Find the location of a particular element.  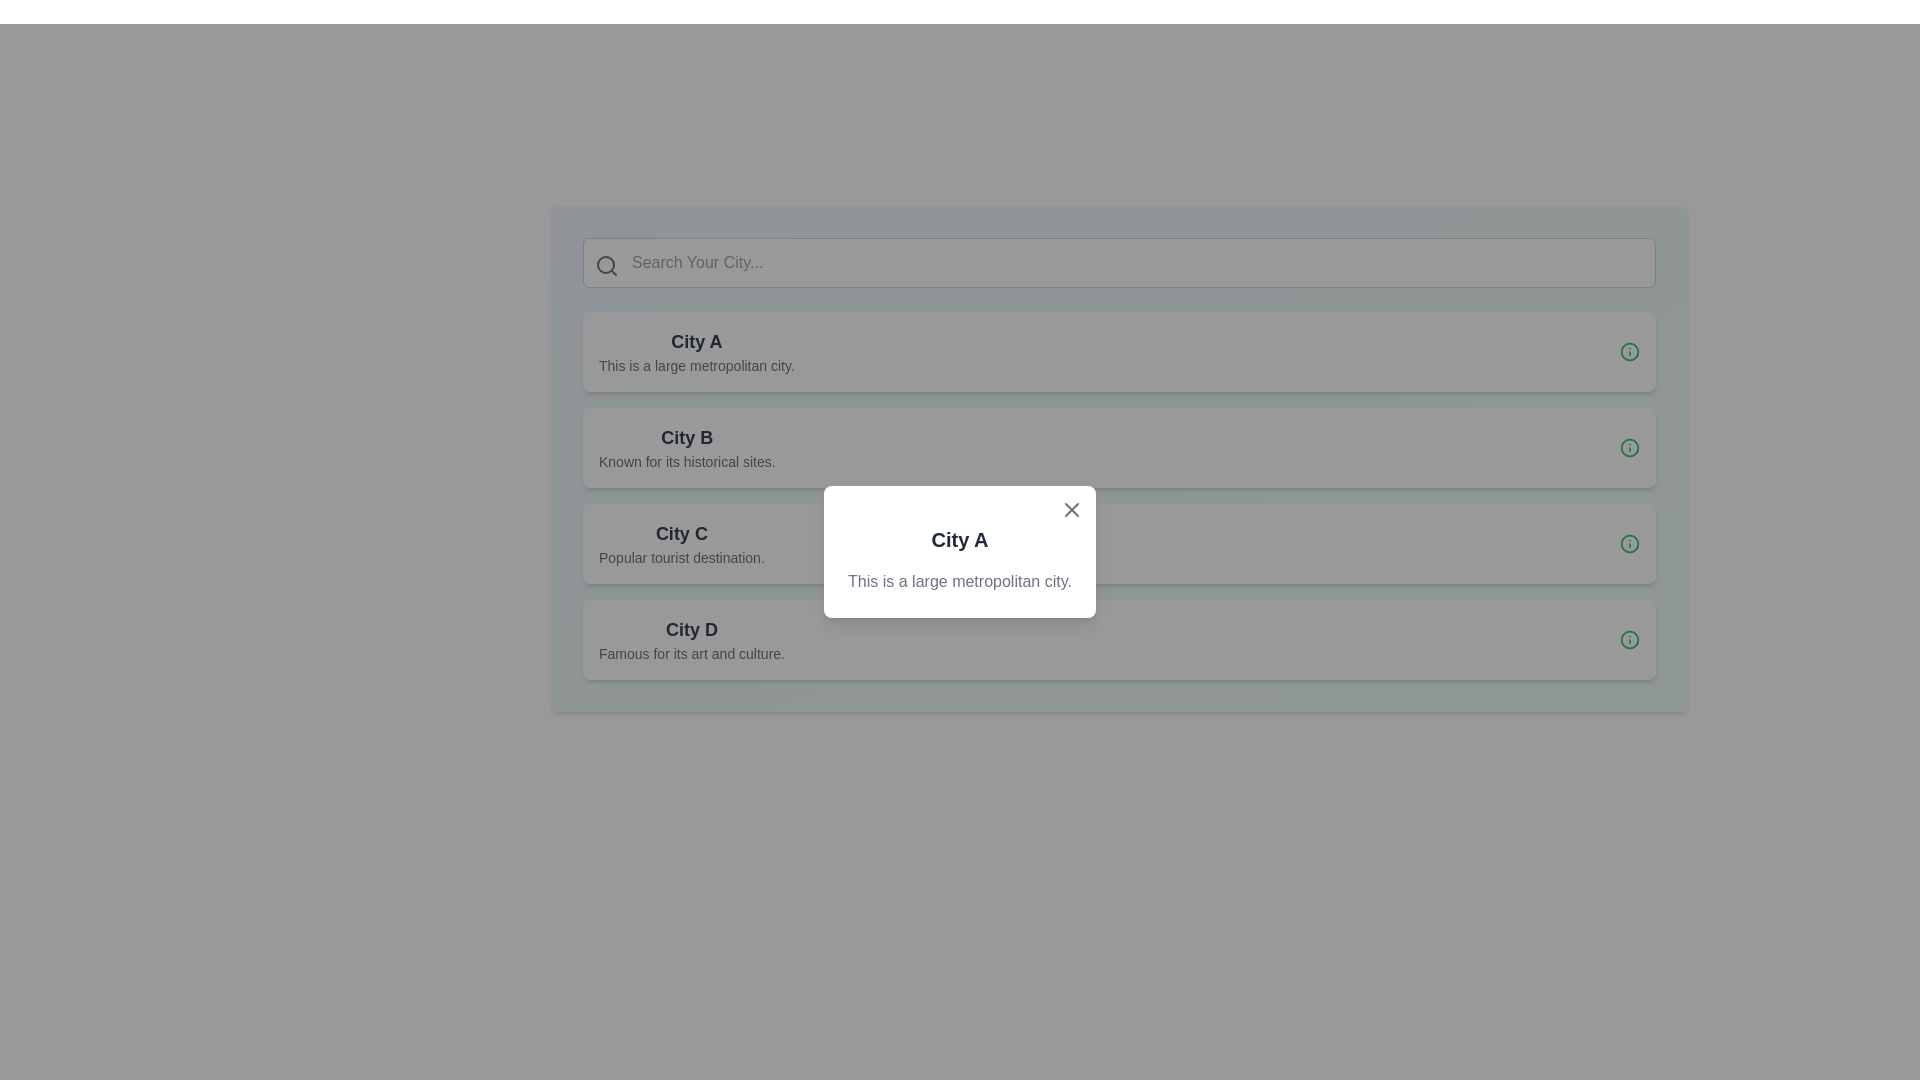

the city card located at the top of the vertical list is located at coordinates (1118, 350).